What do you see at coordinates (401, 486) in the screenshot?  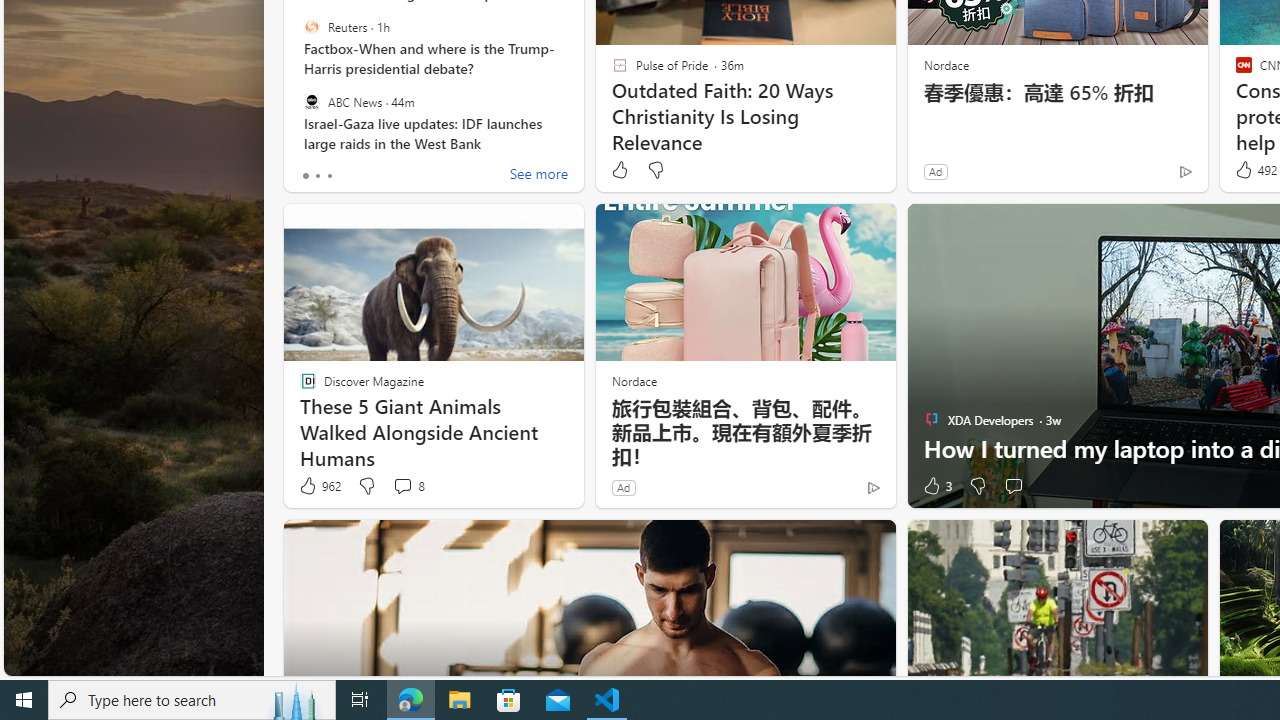 I see `'View comments 8 Comment'` at bounding box center [401, 486].